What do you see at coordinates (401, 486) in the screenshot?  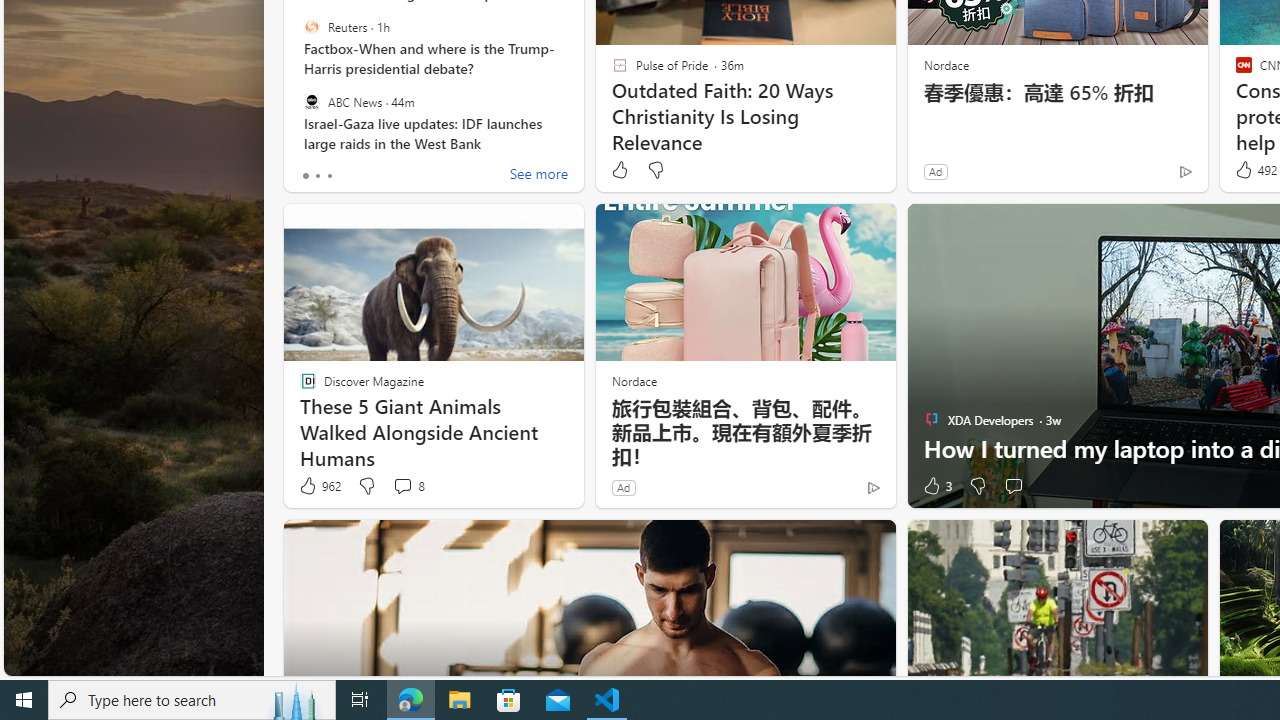 I see `'View comments 8 Comment'` at bounding box center [401, 486].